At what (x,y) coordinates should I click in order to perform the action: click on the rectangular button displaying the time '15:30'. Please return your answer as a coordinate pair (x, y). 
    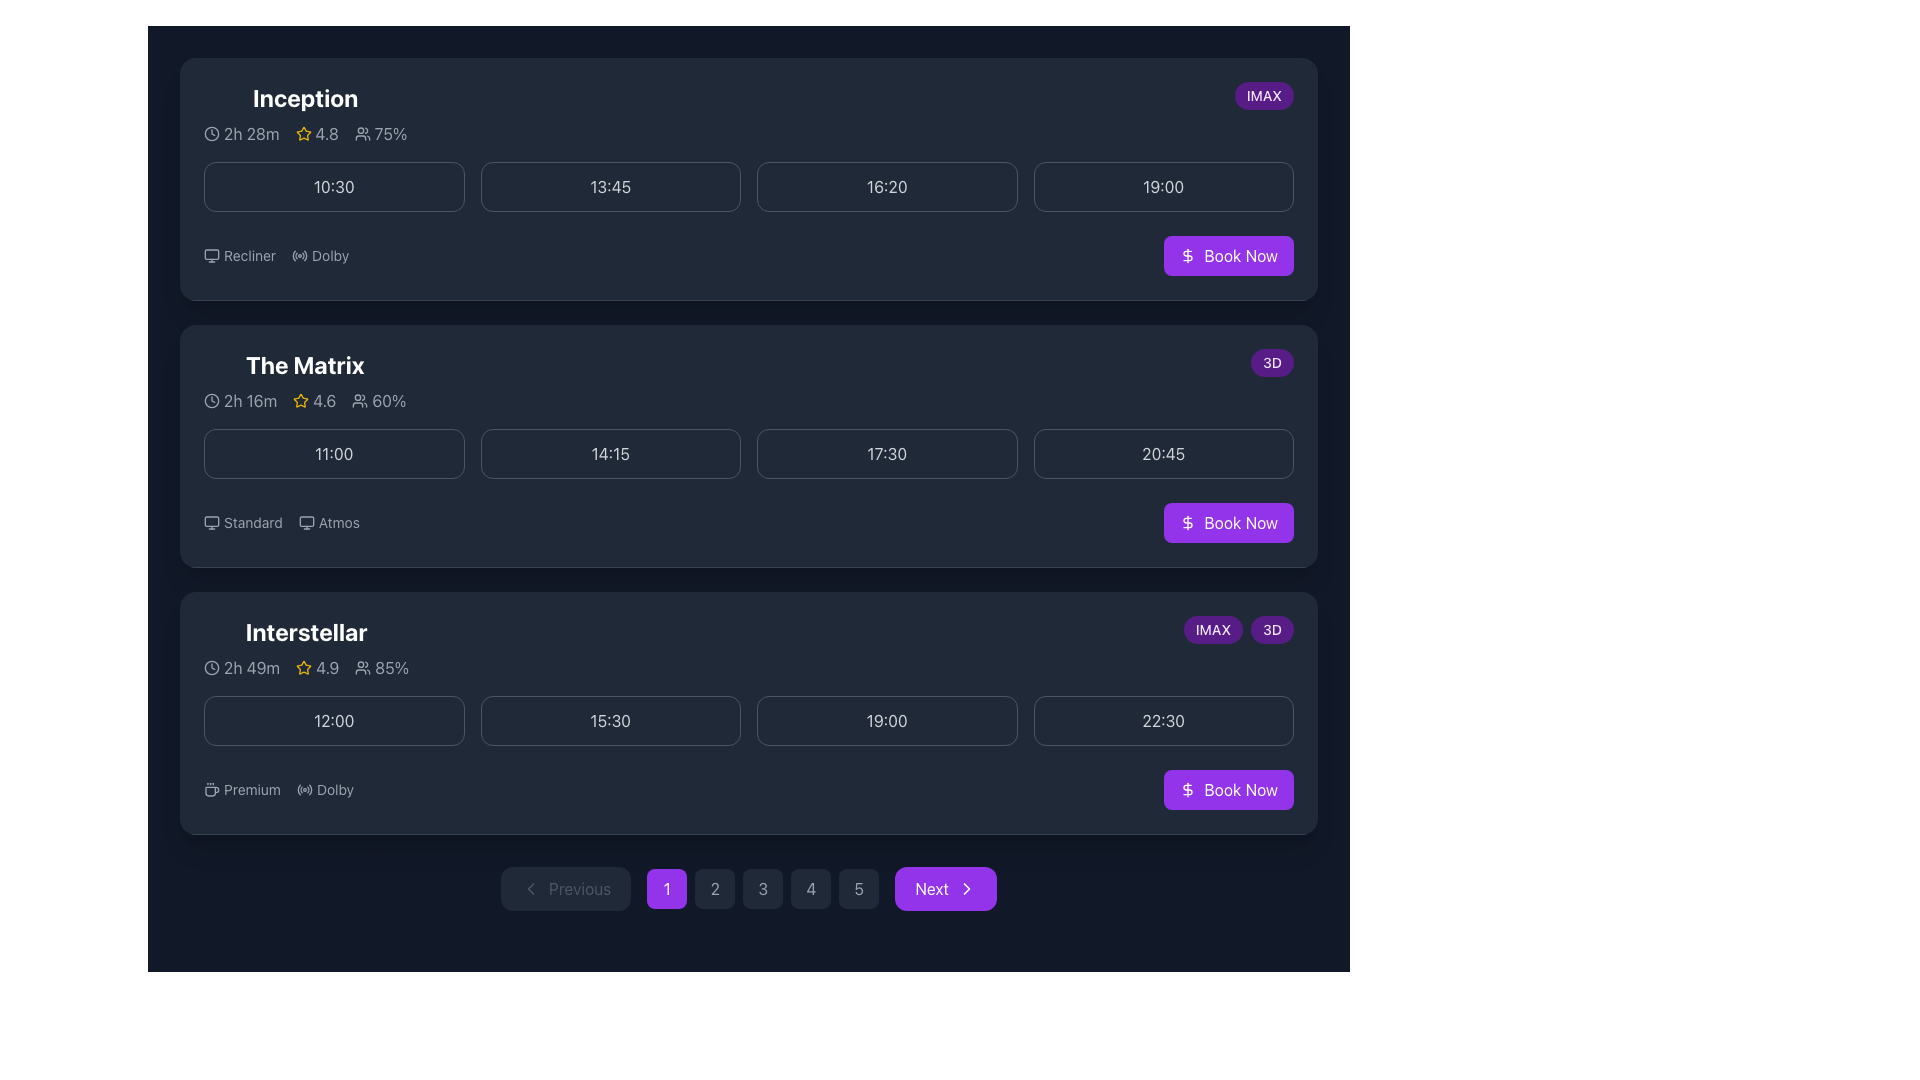
    Looking at the image, I should click on (609, 721).